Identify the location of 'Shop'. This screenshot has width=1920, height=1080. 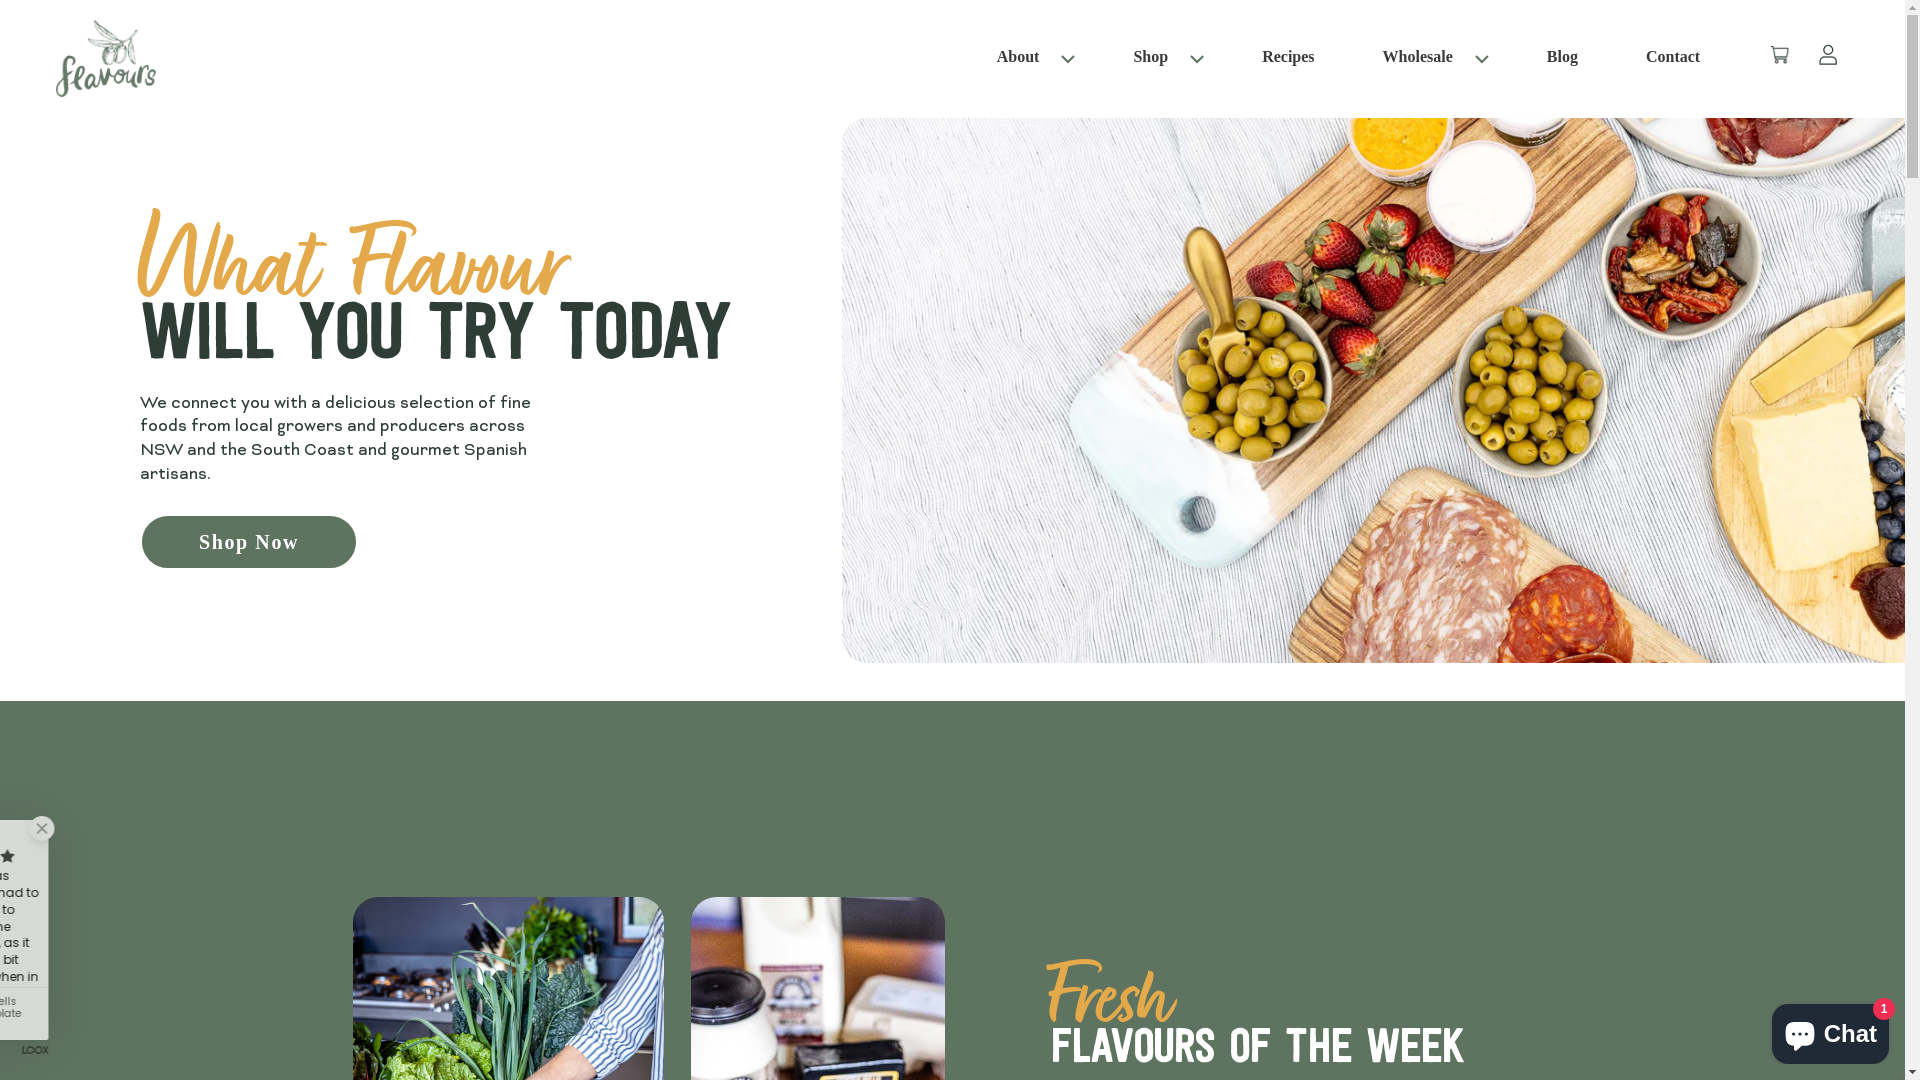
(1163, 57).